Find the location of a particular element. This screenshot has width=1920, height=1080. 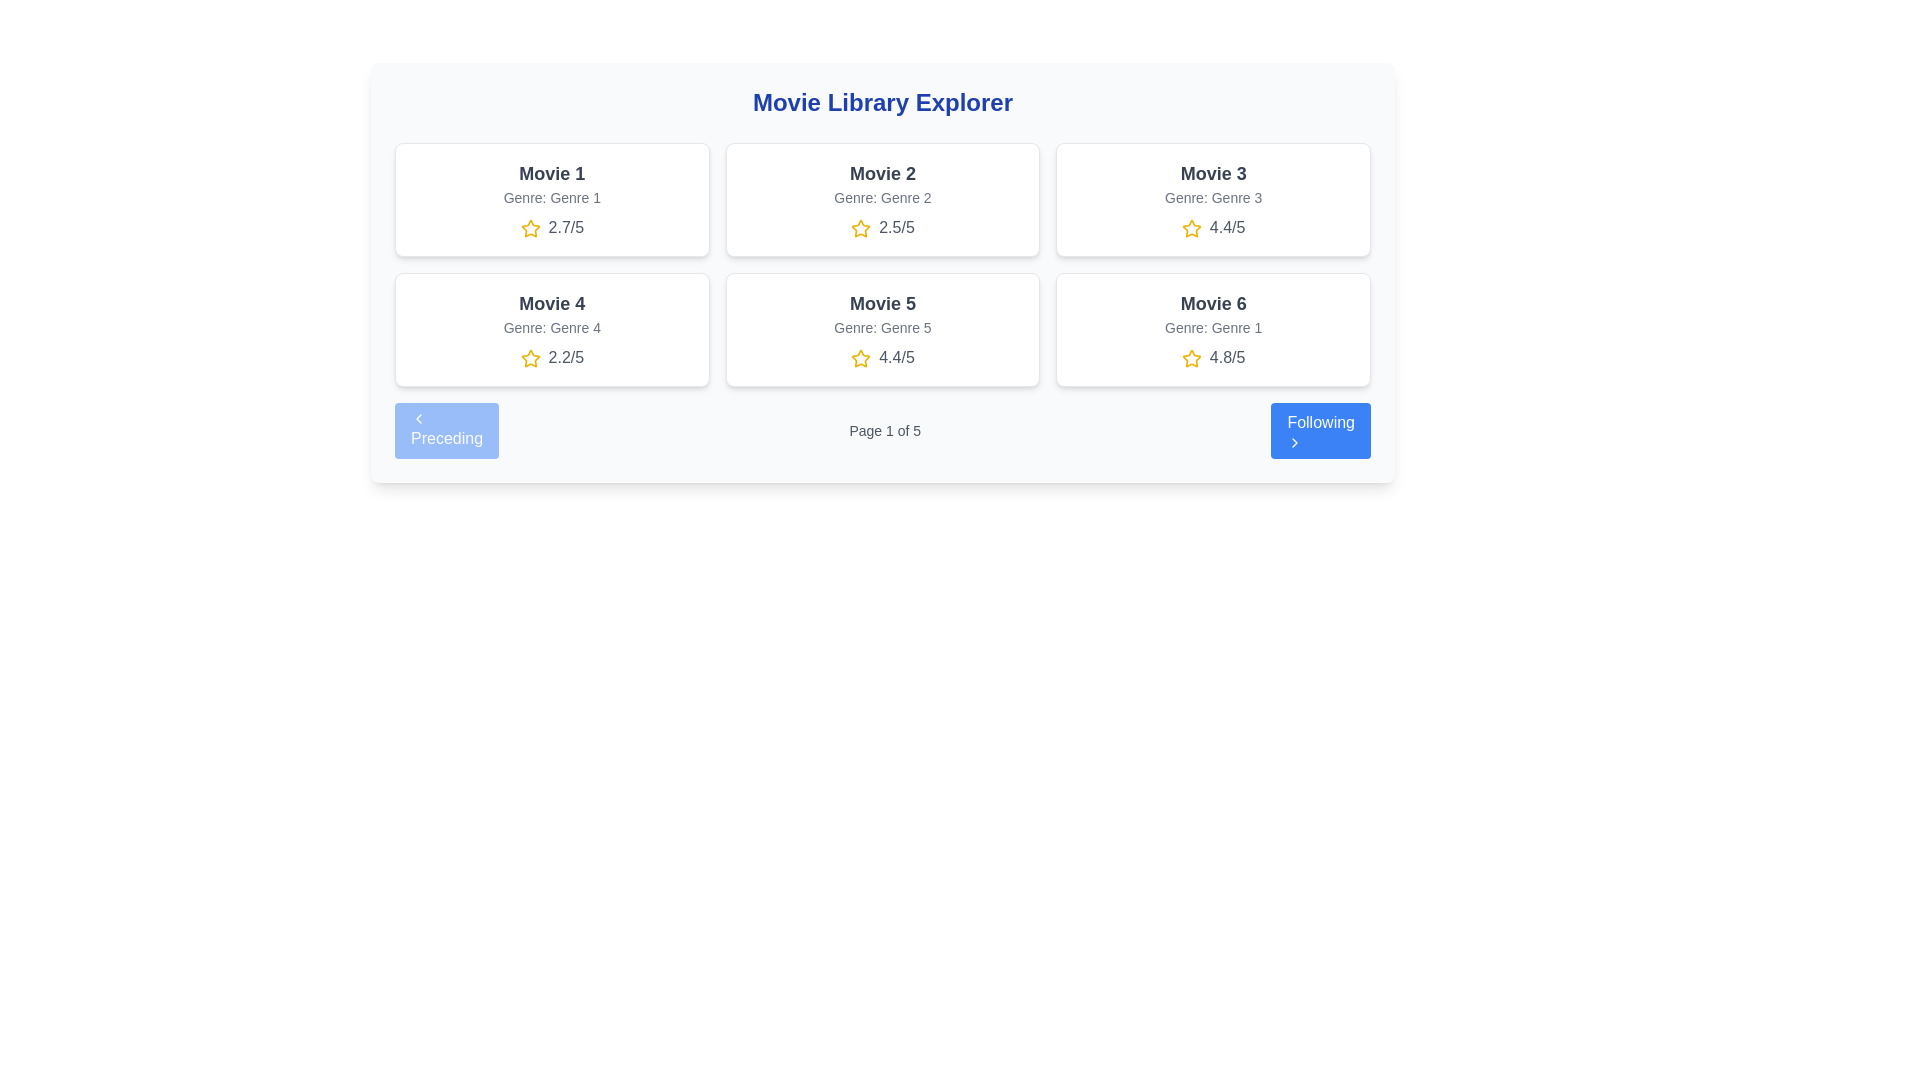

the star-shaped icon representing the rating for 'Movie 5', which is located in the second row, middle column of the grid layout, above the text '4.4/5' is located at coordinates (861, 357).